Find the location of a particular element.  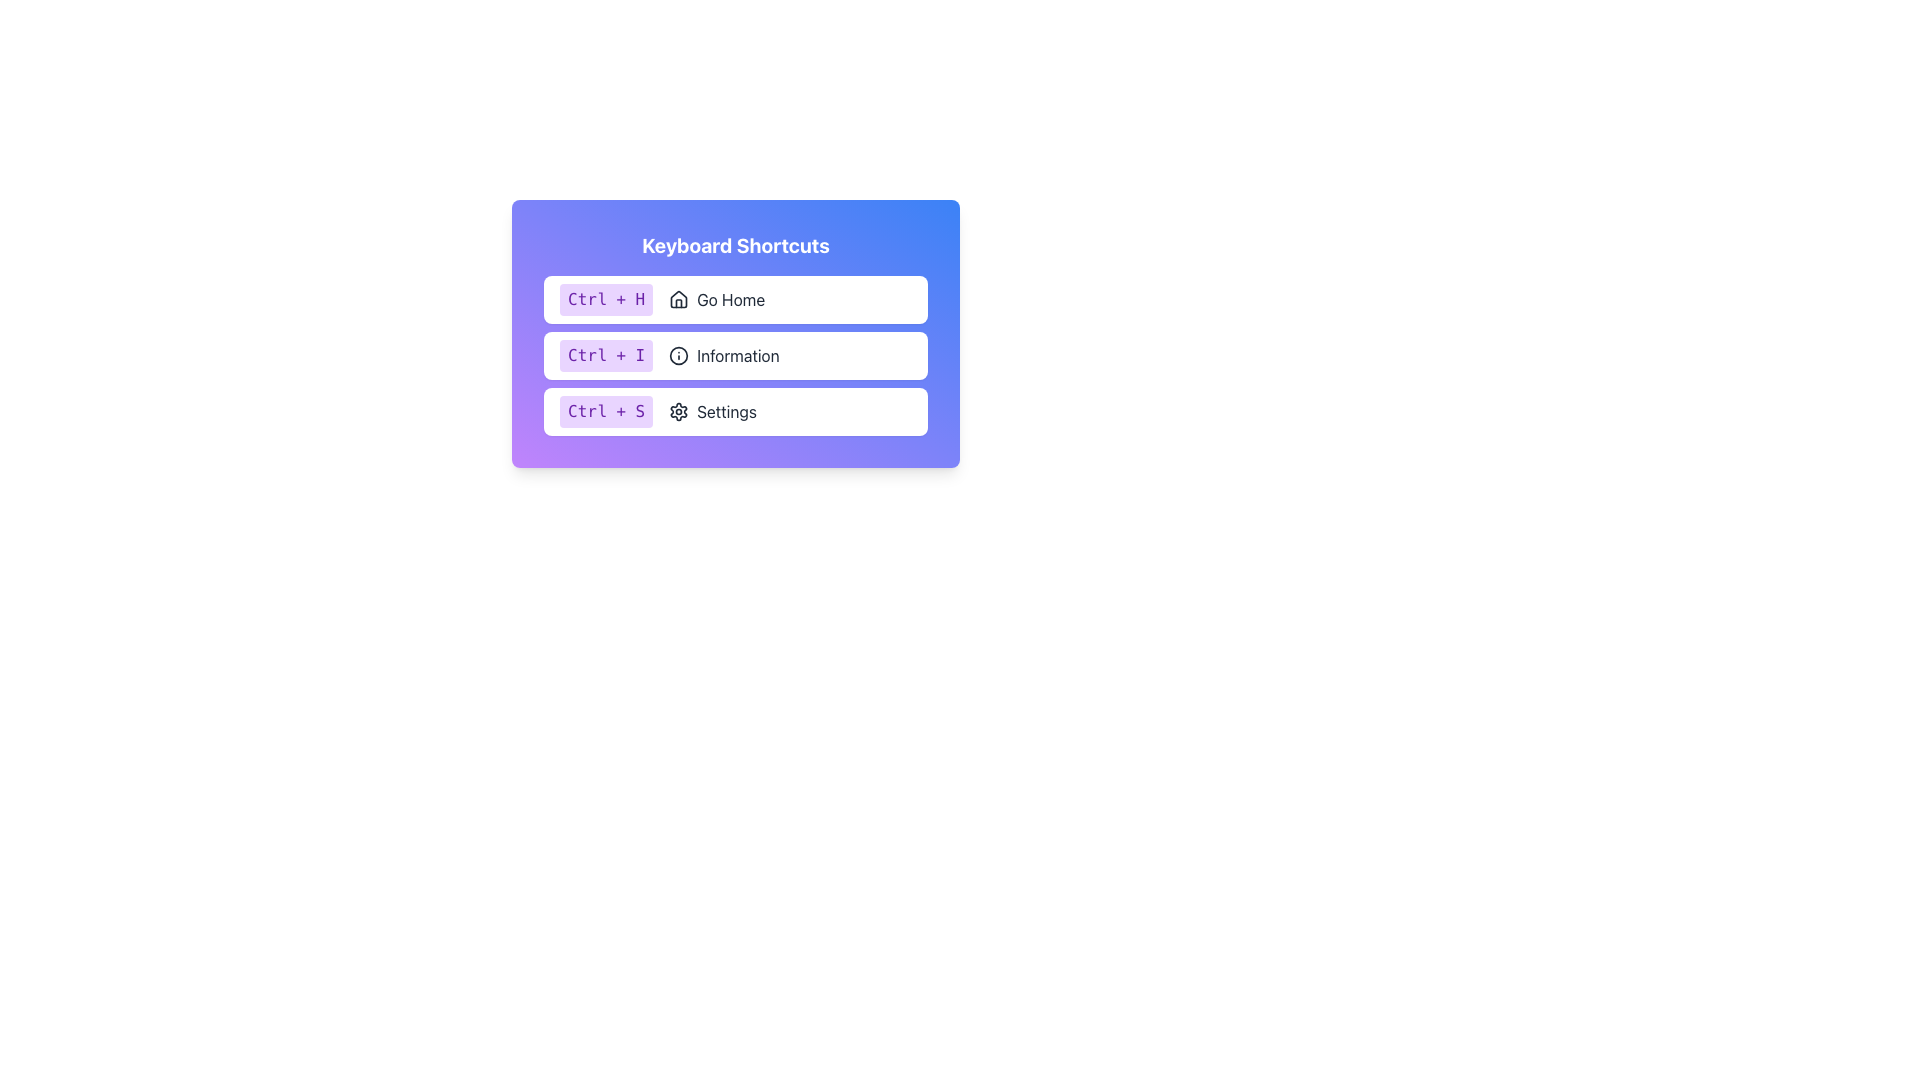

the settings button, which is the third button in a vertically stacked group of three buttons is located at coordinates (734, 411).